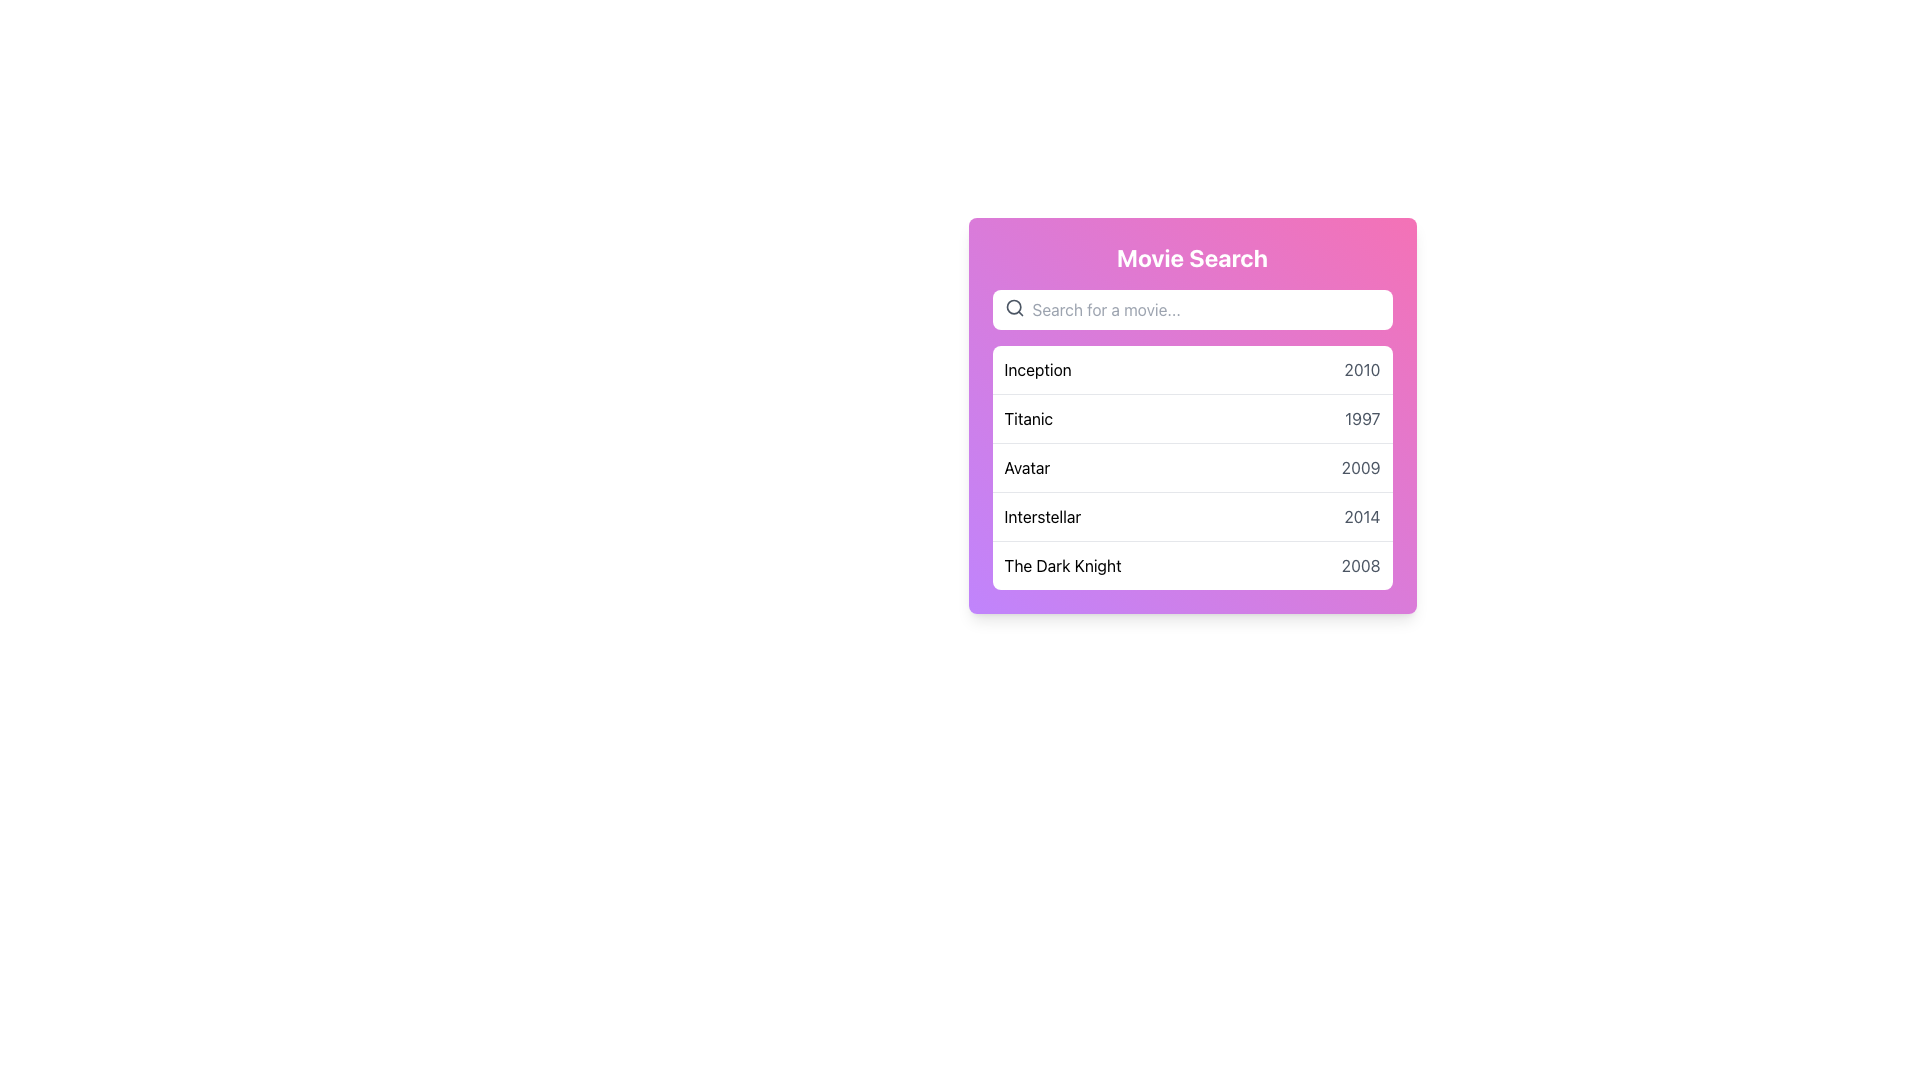  What do you see at coordinates (1192, 515) in the screenshot?
I see `the fourth list item displaying the movie title 'Interstellar' and its release year '2014' in the movie search results list` at bounding box center [1192, 515].